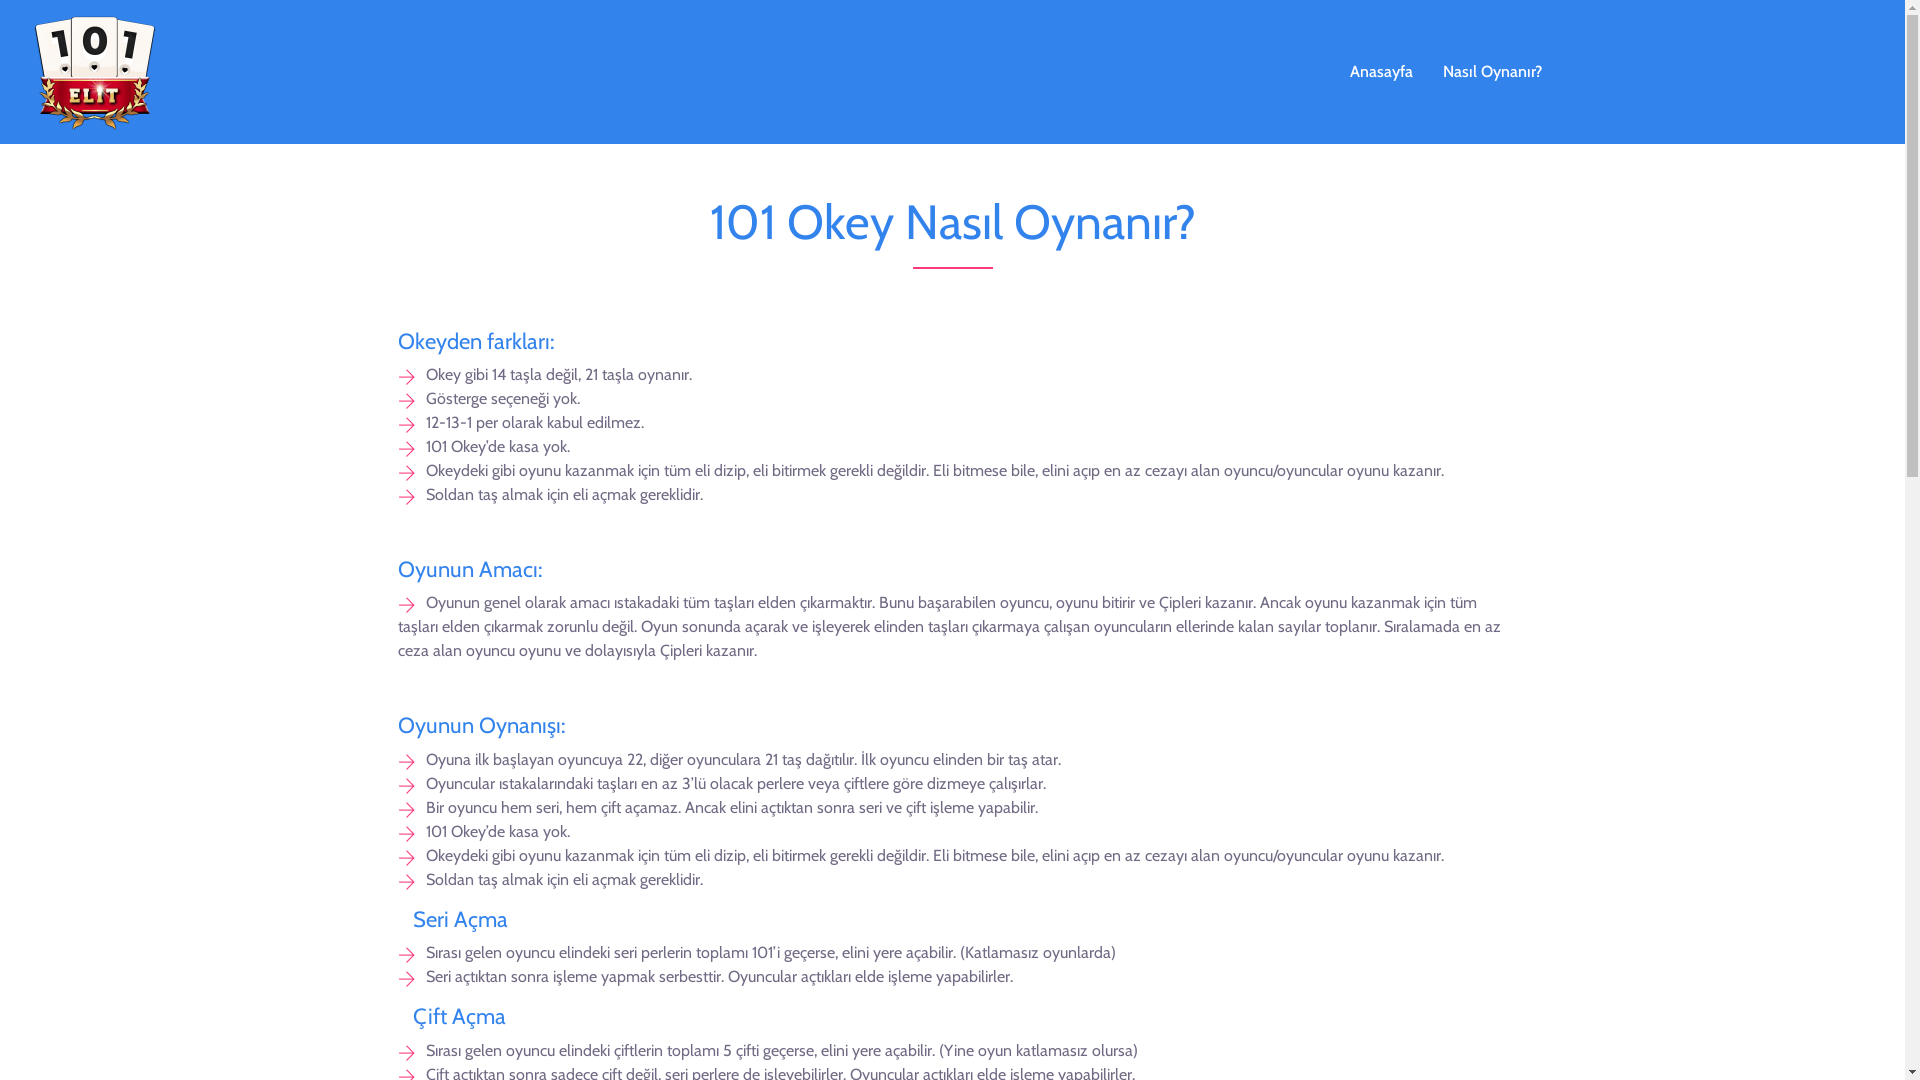  Describe the element at coordinates (1334, 71) in the screenshot. I see `'Anasayfa'` at that location.